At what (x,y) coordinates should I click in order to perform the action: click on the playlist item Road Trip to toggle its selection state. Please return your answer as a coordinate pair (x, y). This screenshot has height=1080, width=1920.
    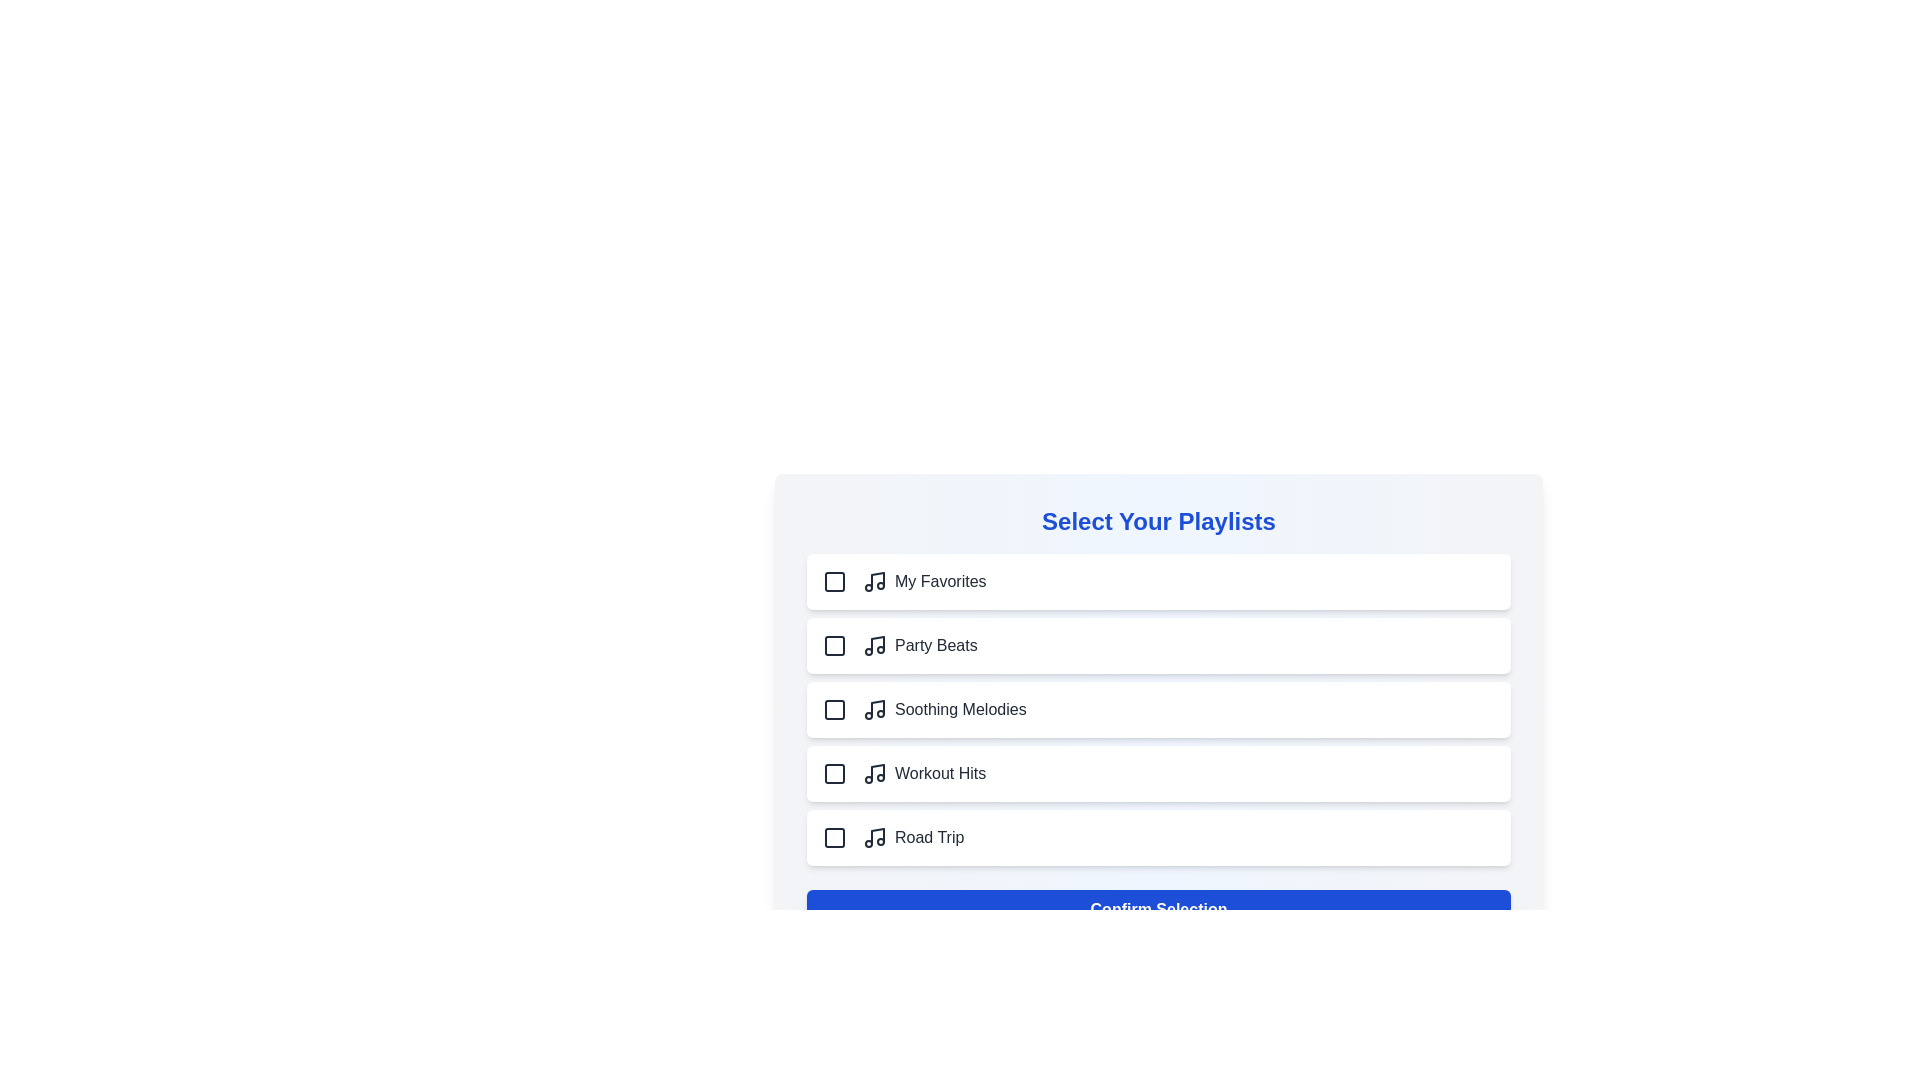
    Looking at the image, I should click on (1158, 837).